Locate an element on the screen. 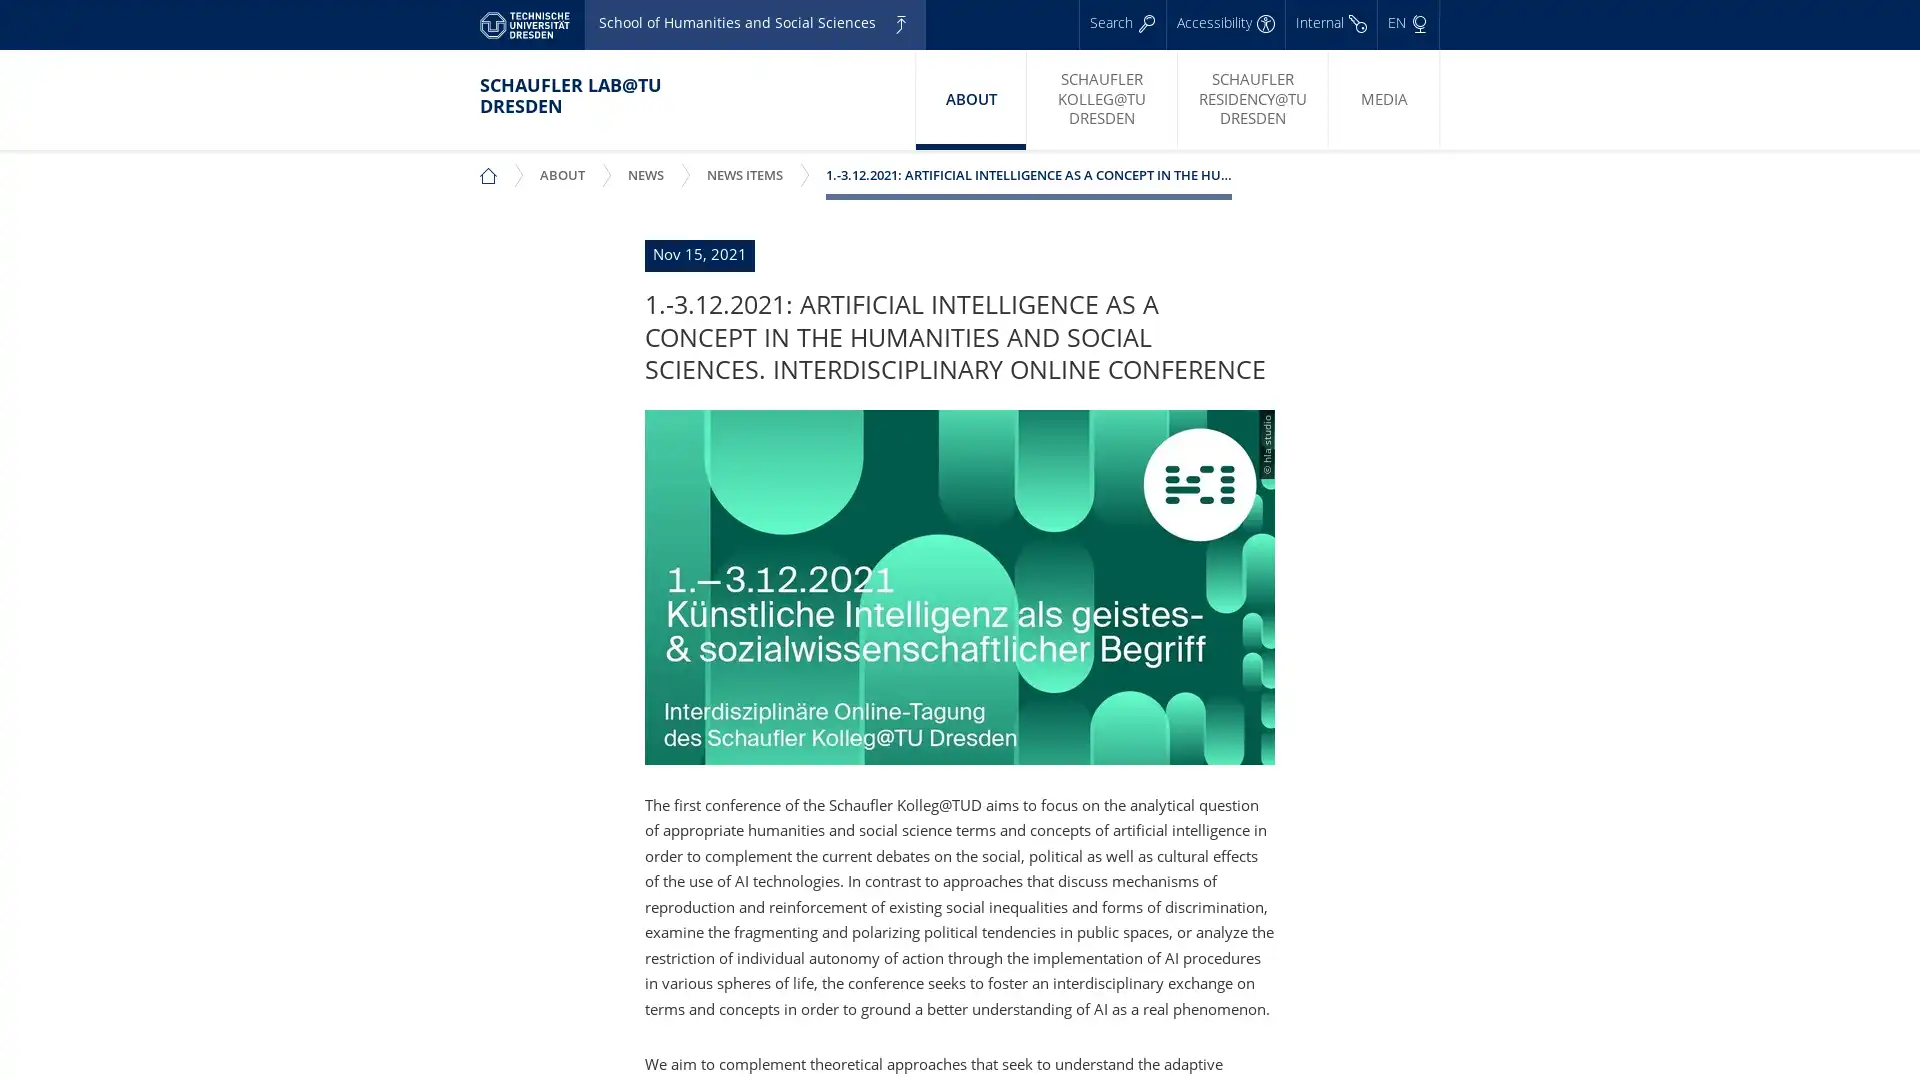 Image resolution: width=1920 pixels, height=1080 pixels. Show submenu is located at coordinates (664, 161).